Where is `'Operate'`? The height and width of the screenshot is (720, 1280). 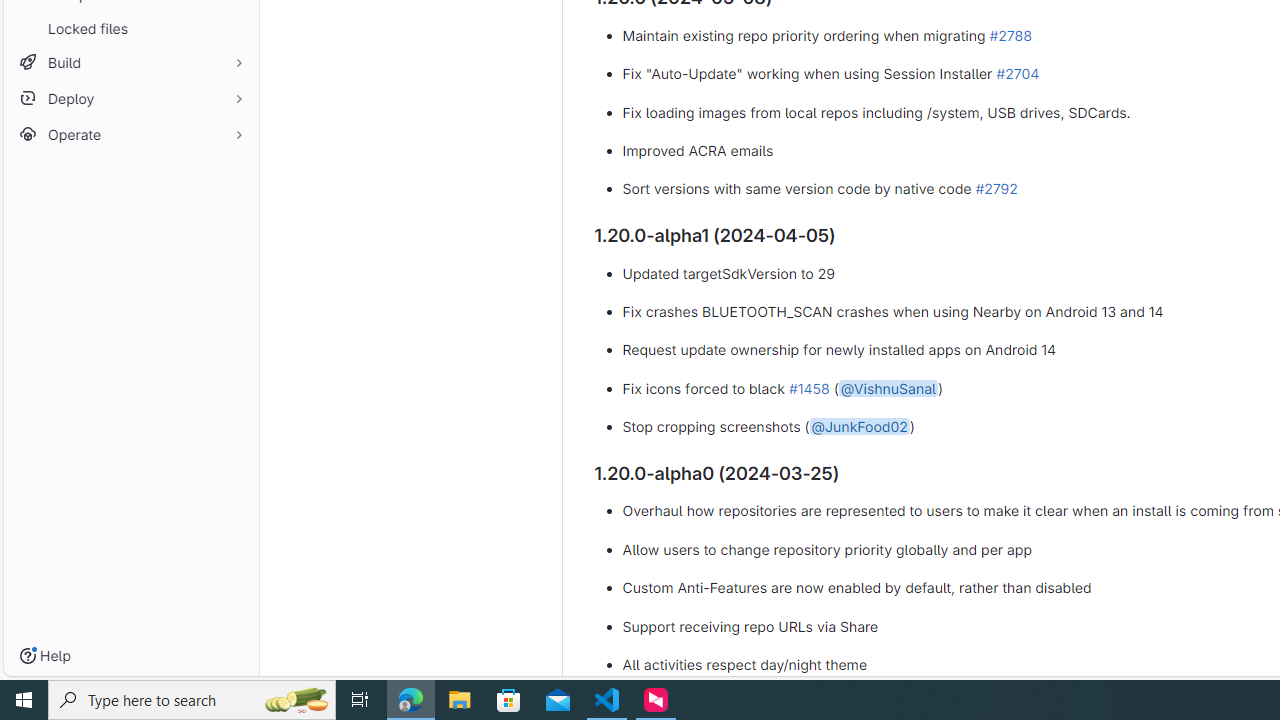
'Operate' is located at coordinates (130, 134).